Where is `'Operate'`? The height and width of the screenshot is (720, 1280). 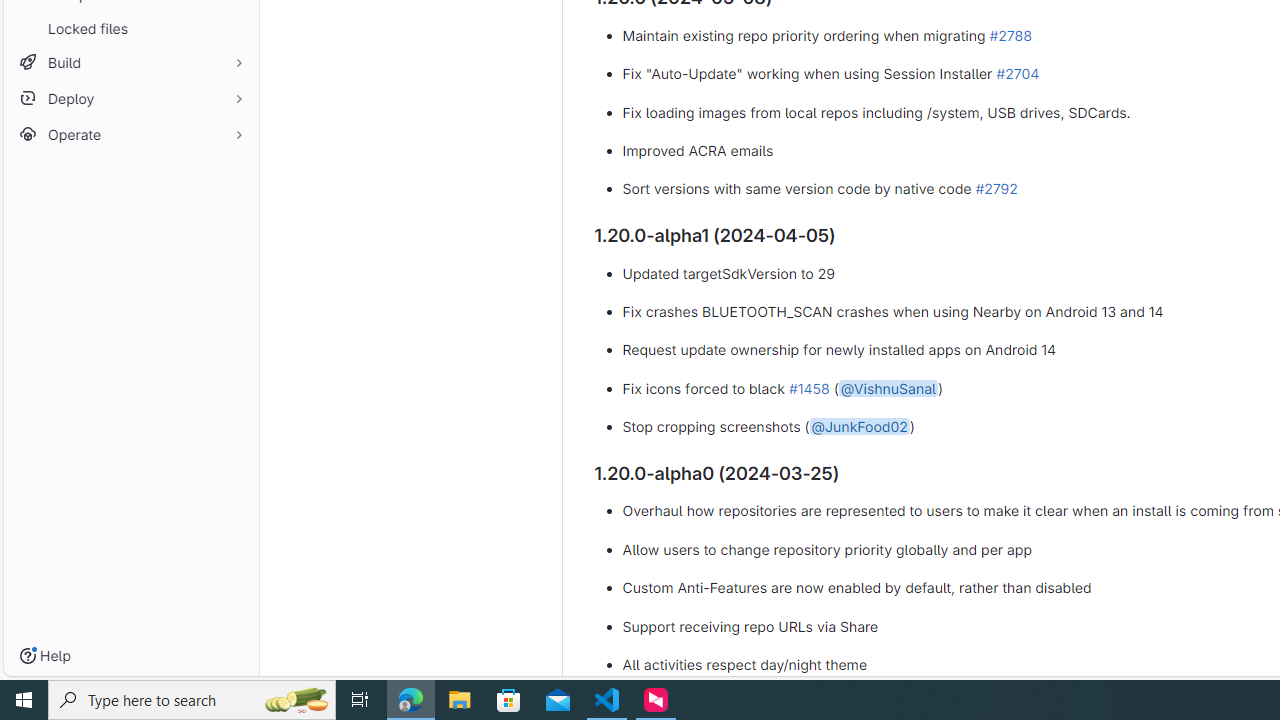
'Operate' is located at coordinates (130, 134).